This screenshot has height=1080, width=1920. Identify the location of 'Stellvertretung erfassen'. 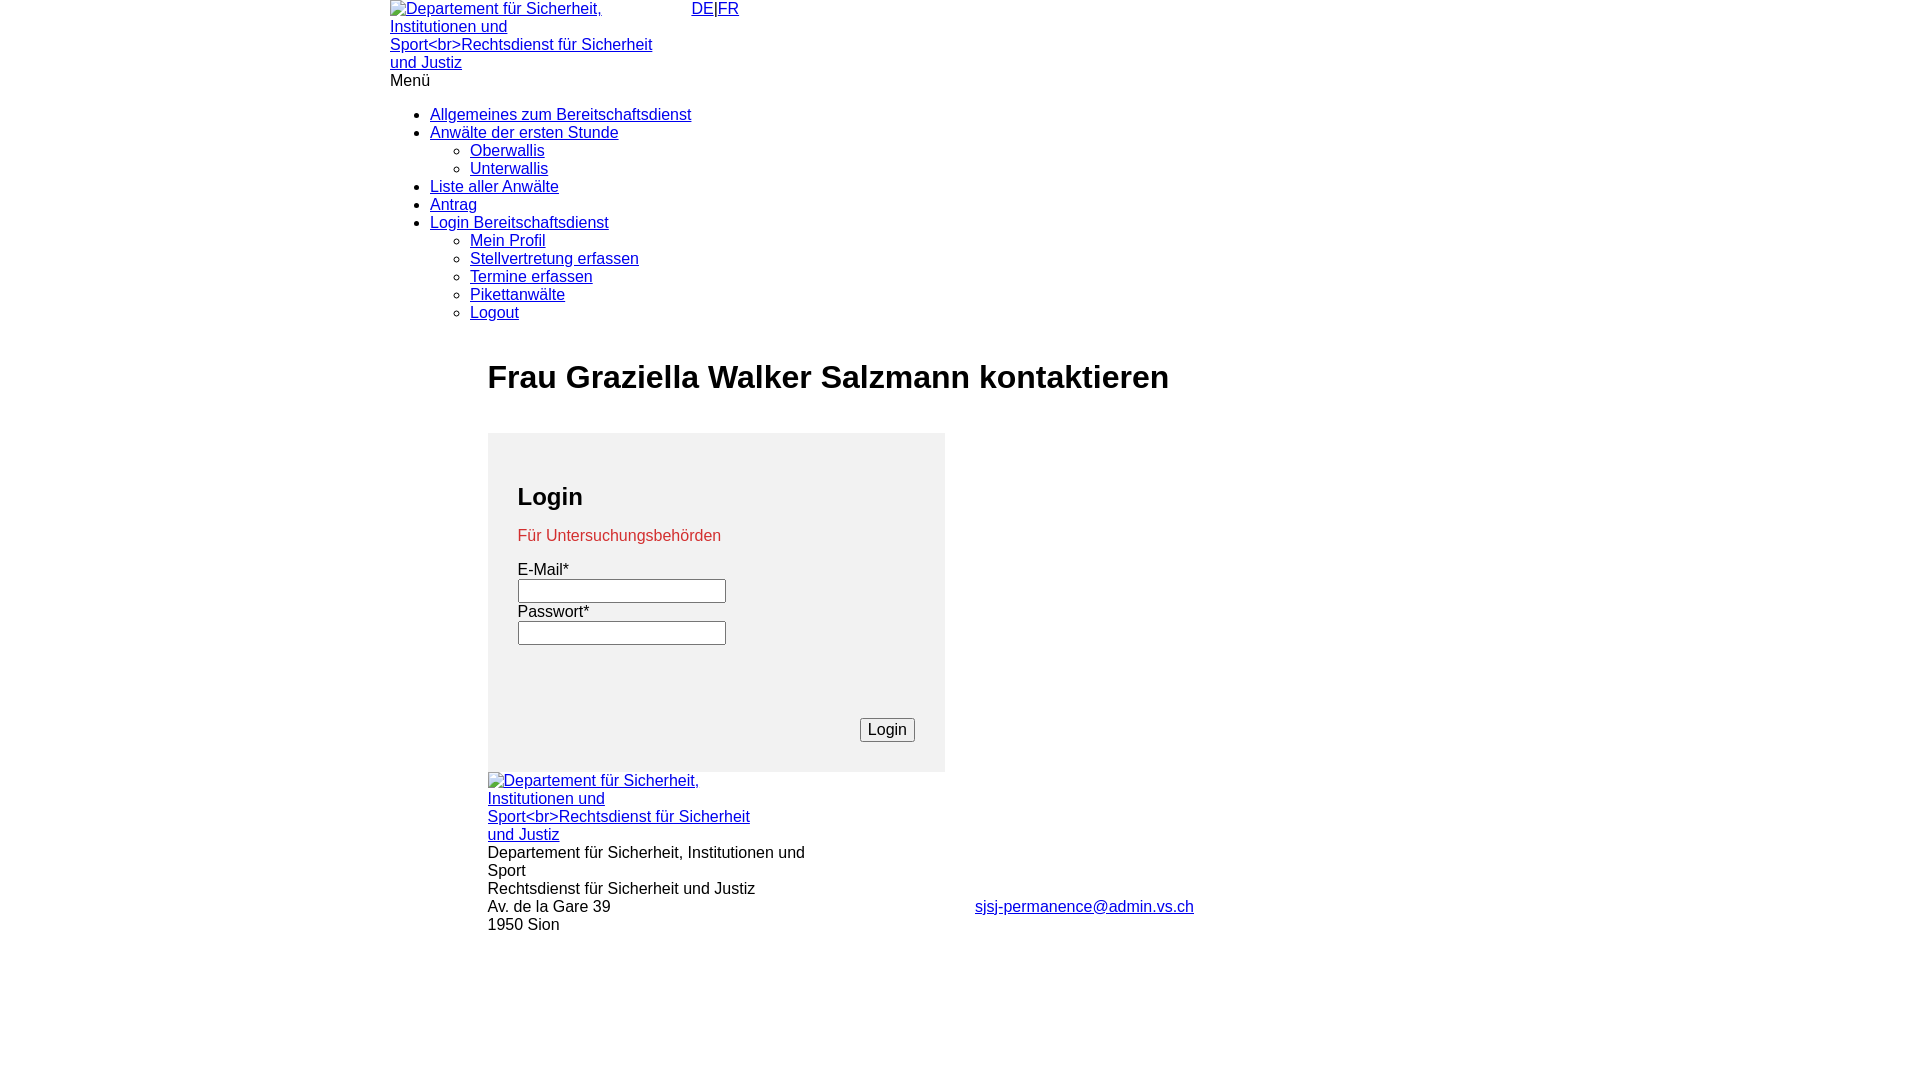
(554, 257).